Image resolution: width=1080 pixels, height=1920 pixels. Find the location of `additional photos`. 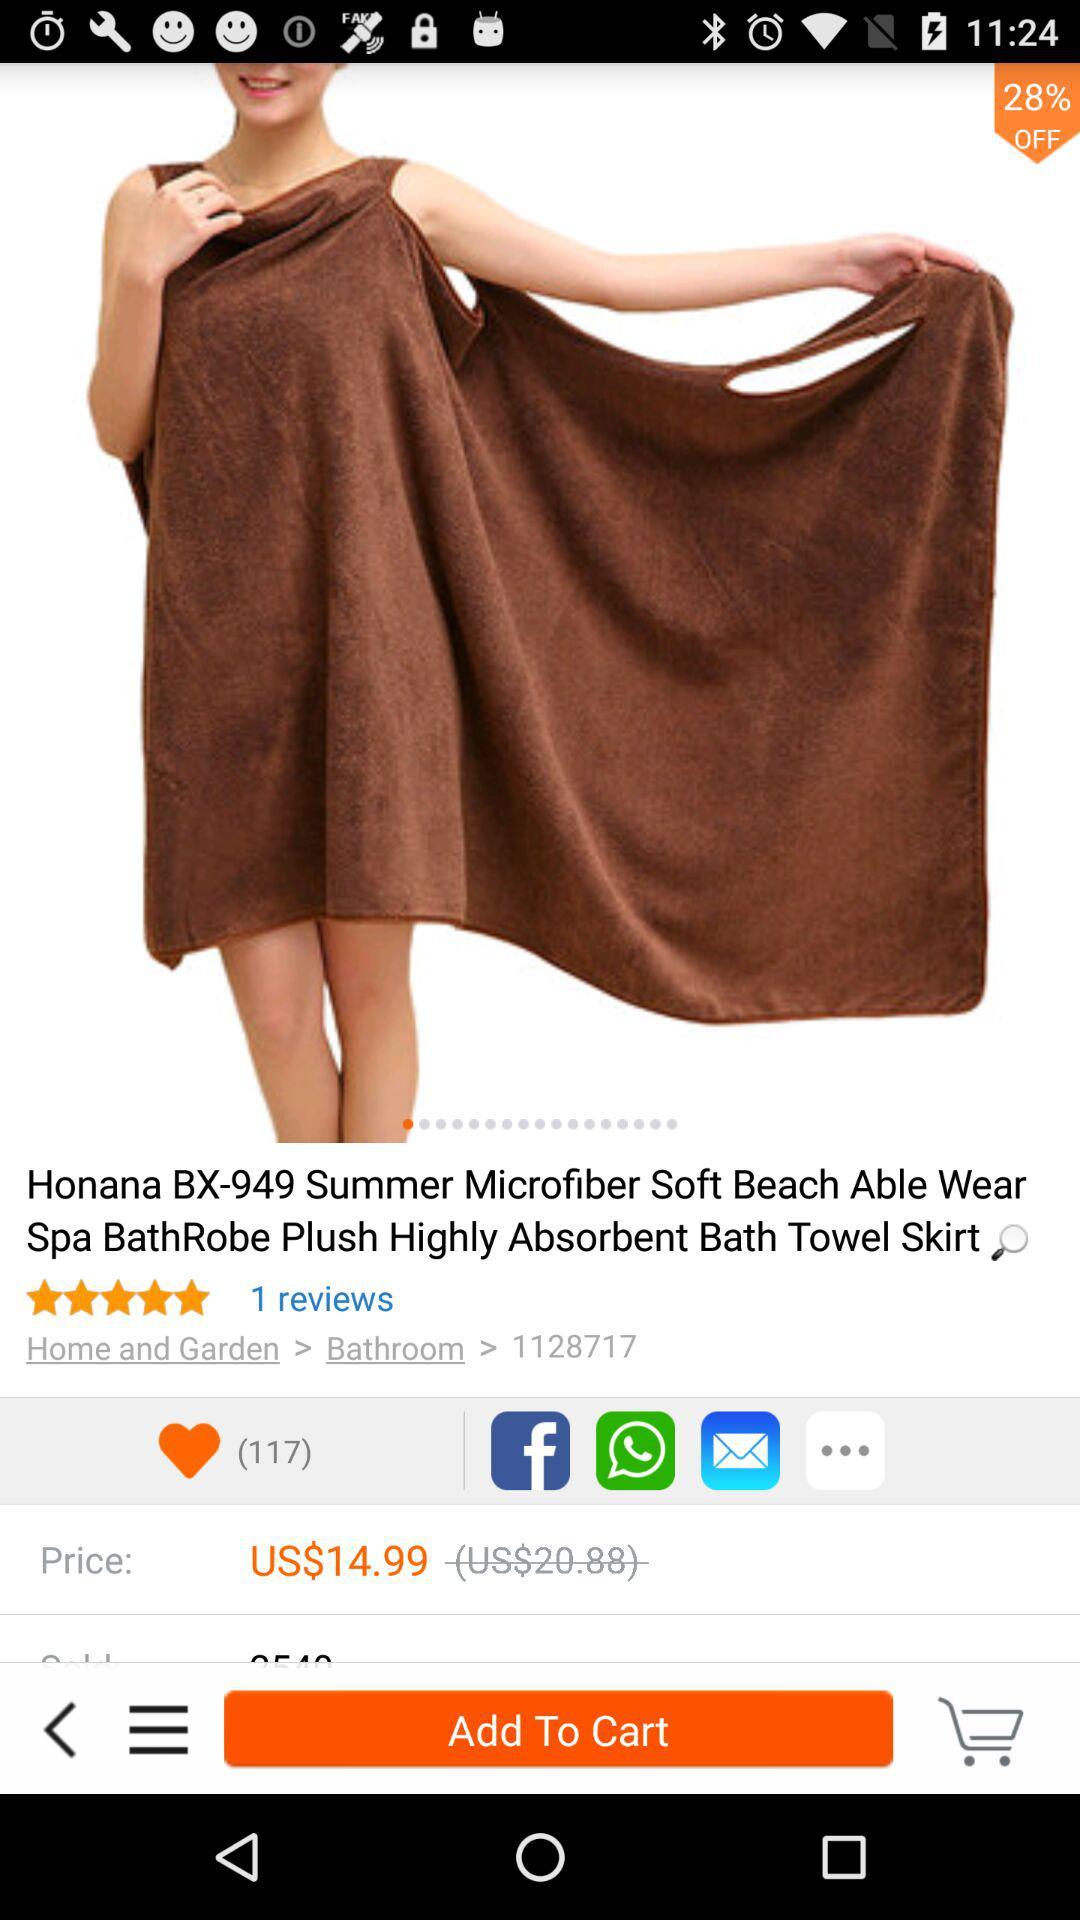

additional photos is located at coordinates (604, 1124).